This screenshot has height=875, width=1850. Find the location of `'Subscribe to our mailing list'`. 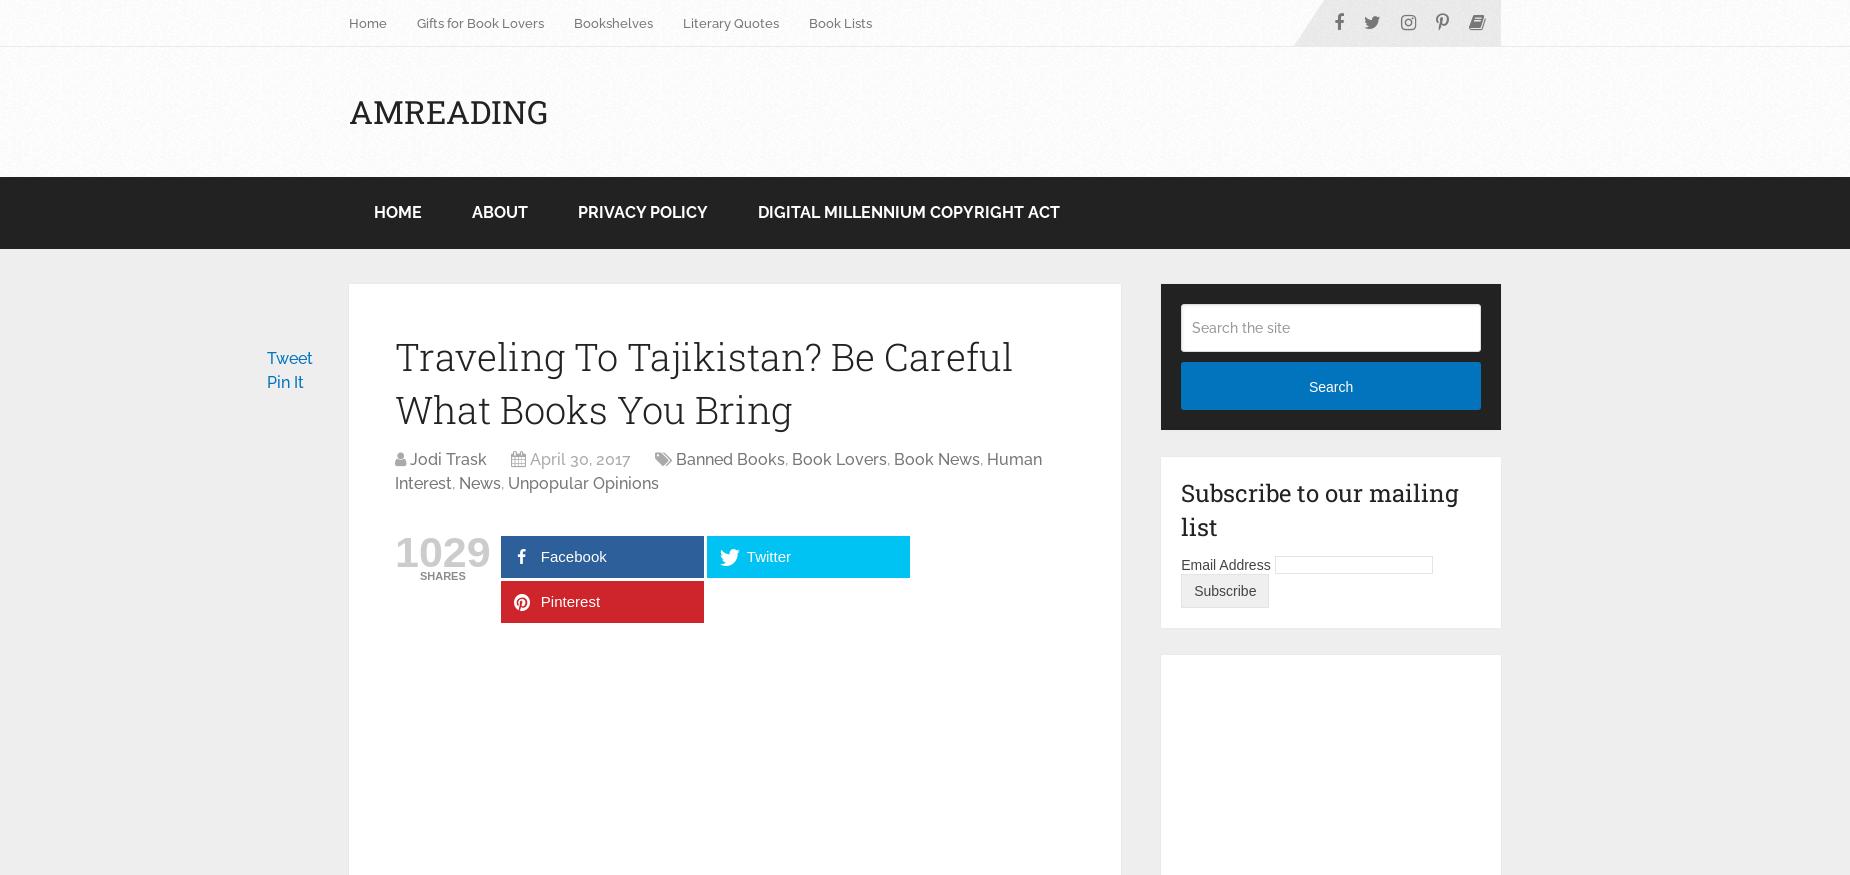

'Subscribe to our mailing list' is located at coordinates (1318, 508).